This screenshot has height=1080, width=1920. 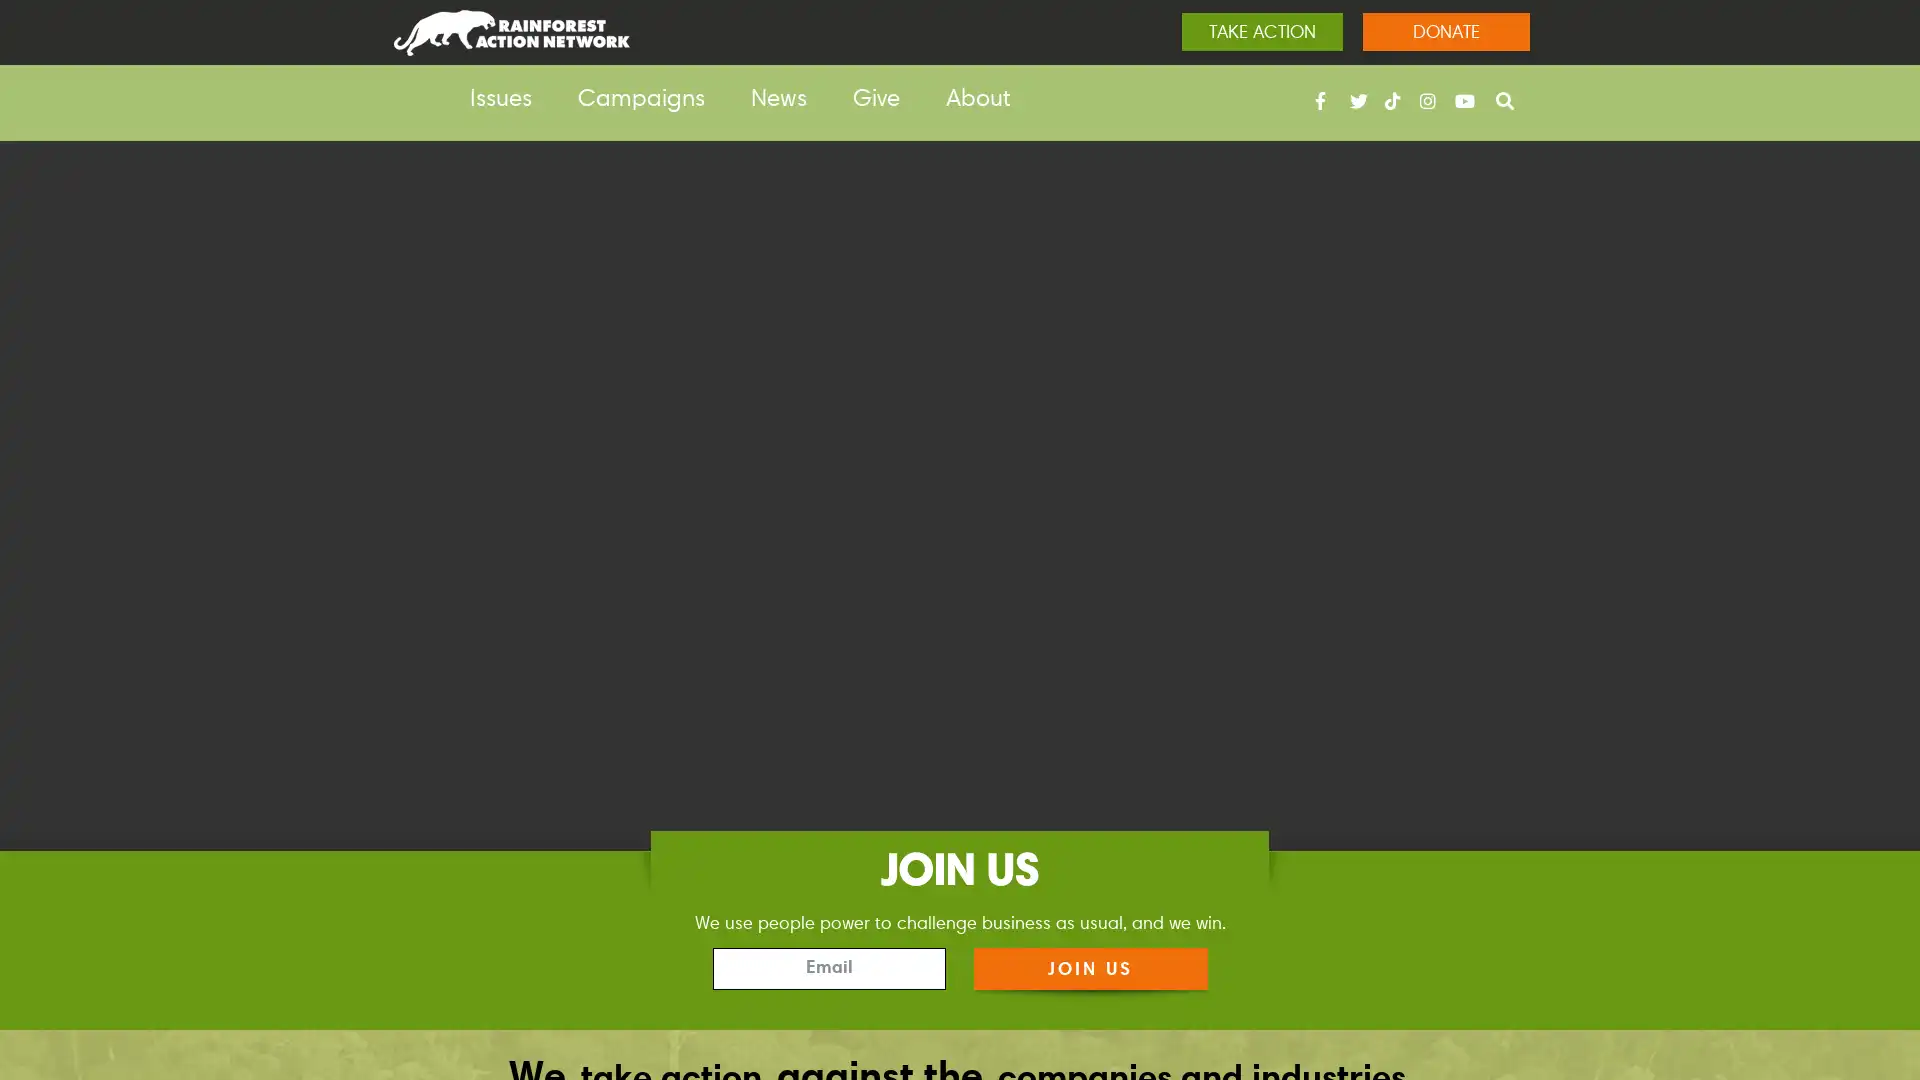 What do you see at coordinates (48, 974) in the screenshot?
I see `play` at bounding box center [48, 974].